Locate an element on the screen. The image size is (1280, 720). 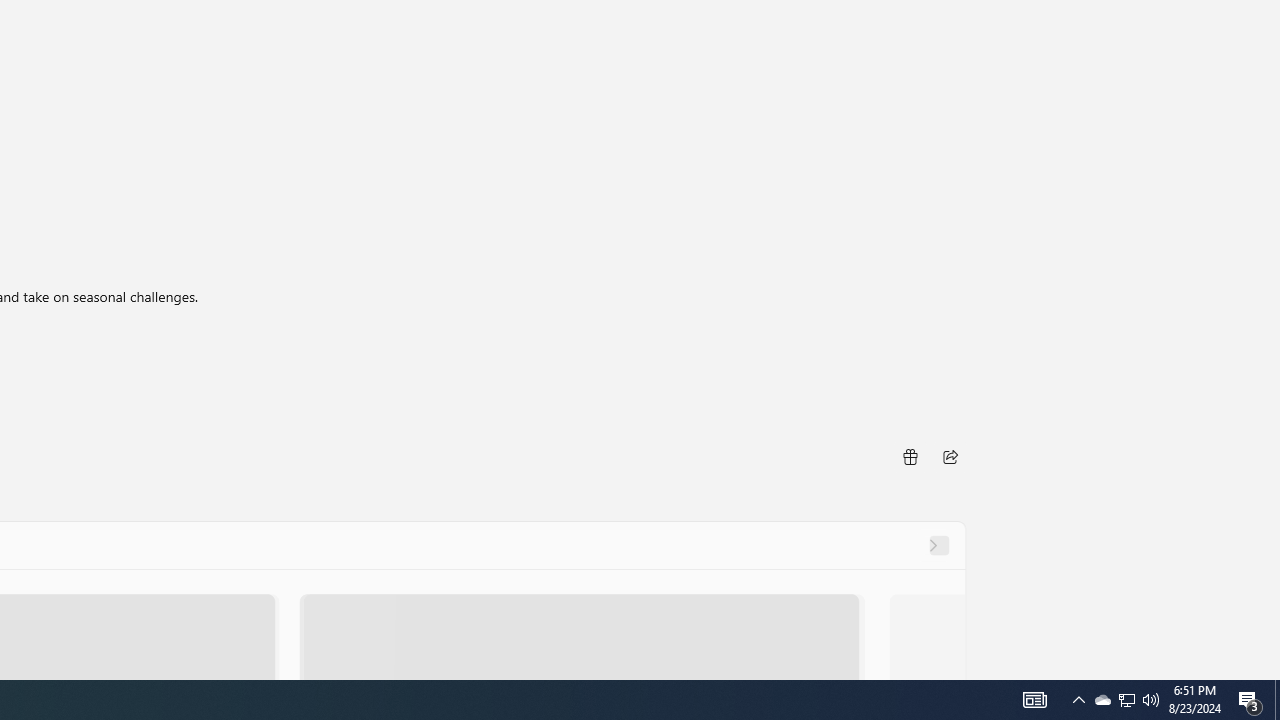
'Share' is located at coordinates (949, 456).